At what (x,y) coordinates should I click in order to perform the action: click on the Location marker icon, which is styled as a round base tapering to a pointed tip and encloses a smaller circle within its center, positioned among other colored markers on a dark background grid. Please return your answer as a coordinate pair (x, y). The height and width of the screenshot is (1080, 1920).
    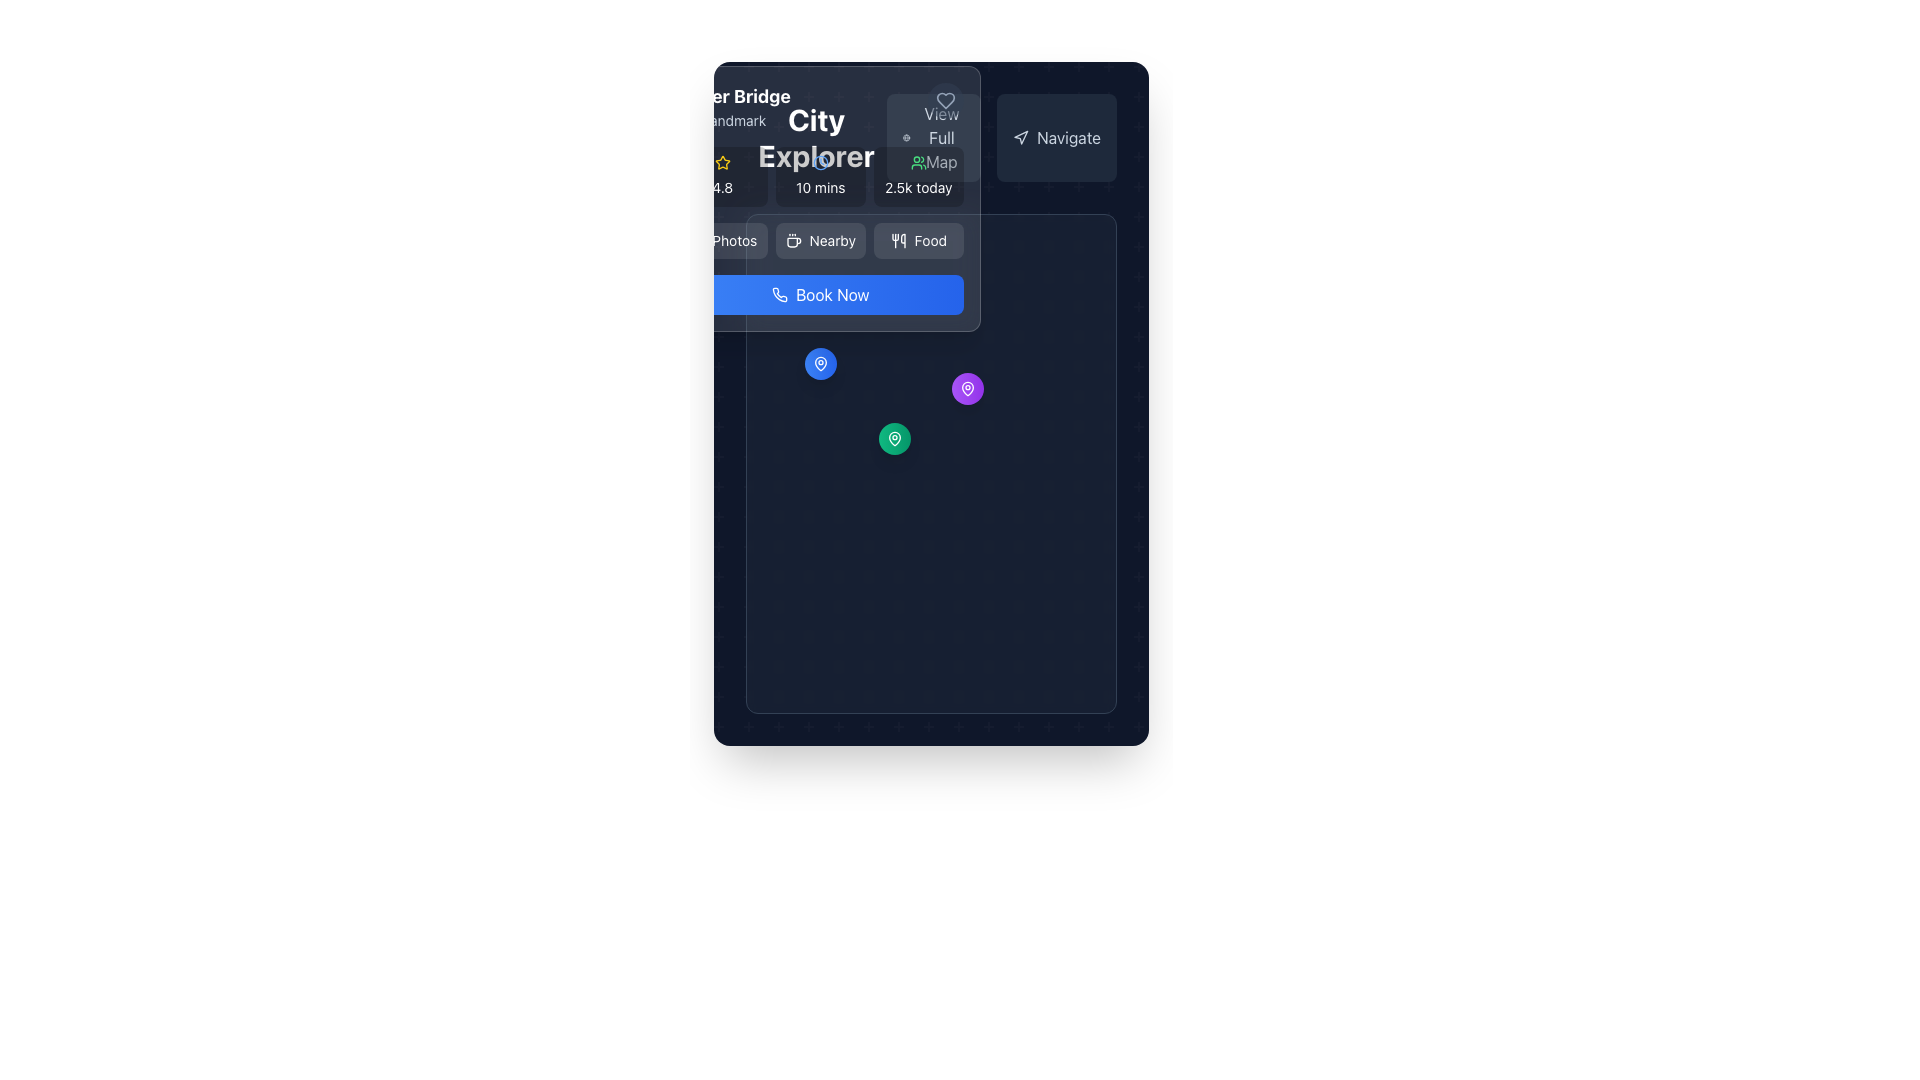
    Looking at the image, I should click on (893, 438).